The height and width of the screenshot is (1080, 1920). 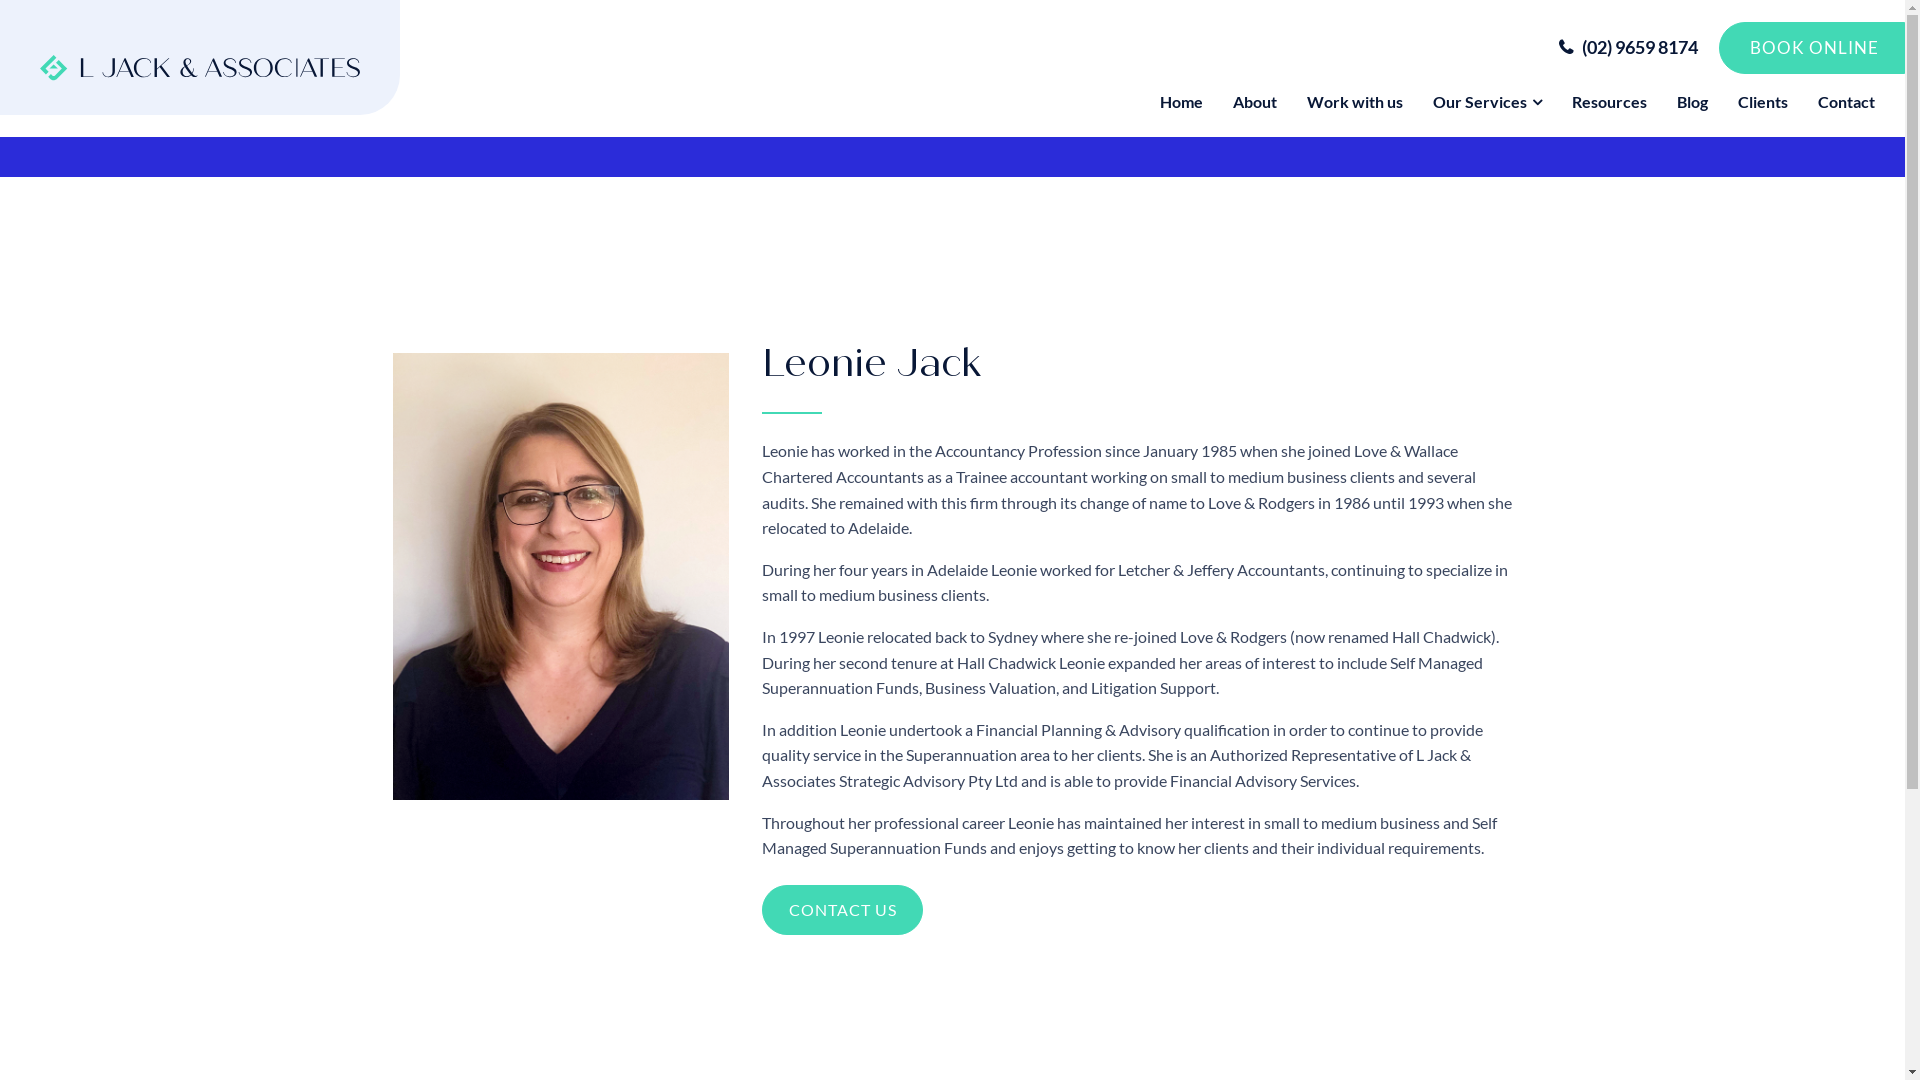 I want to click on 'CONTACT US', so click(x=761, y=910).